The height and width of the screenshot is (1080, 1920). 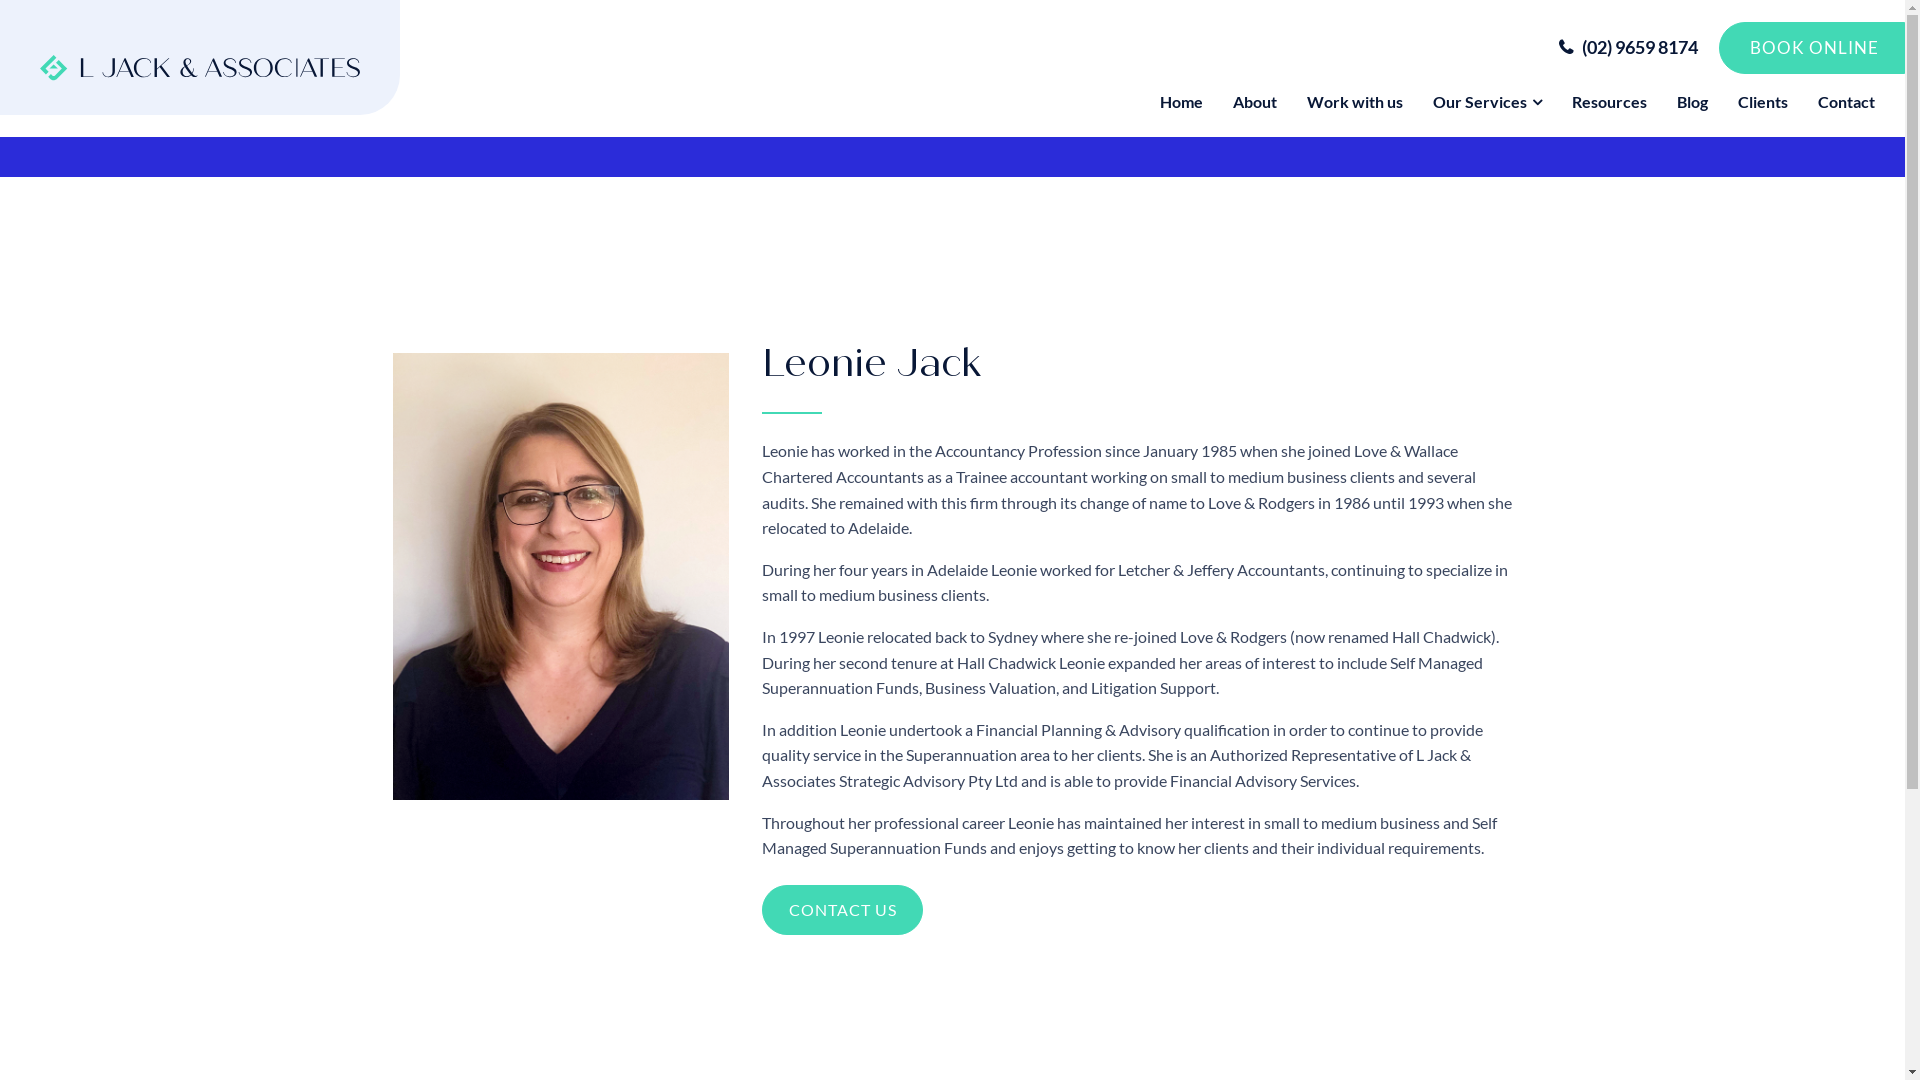 I want to click on 'CONTACT US', so click(x=761, y=910).